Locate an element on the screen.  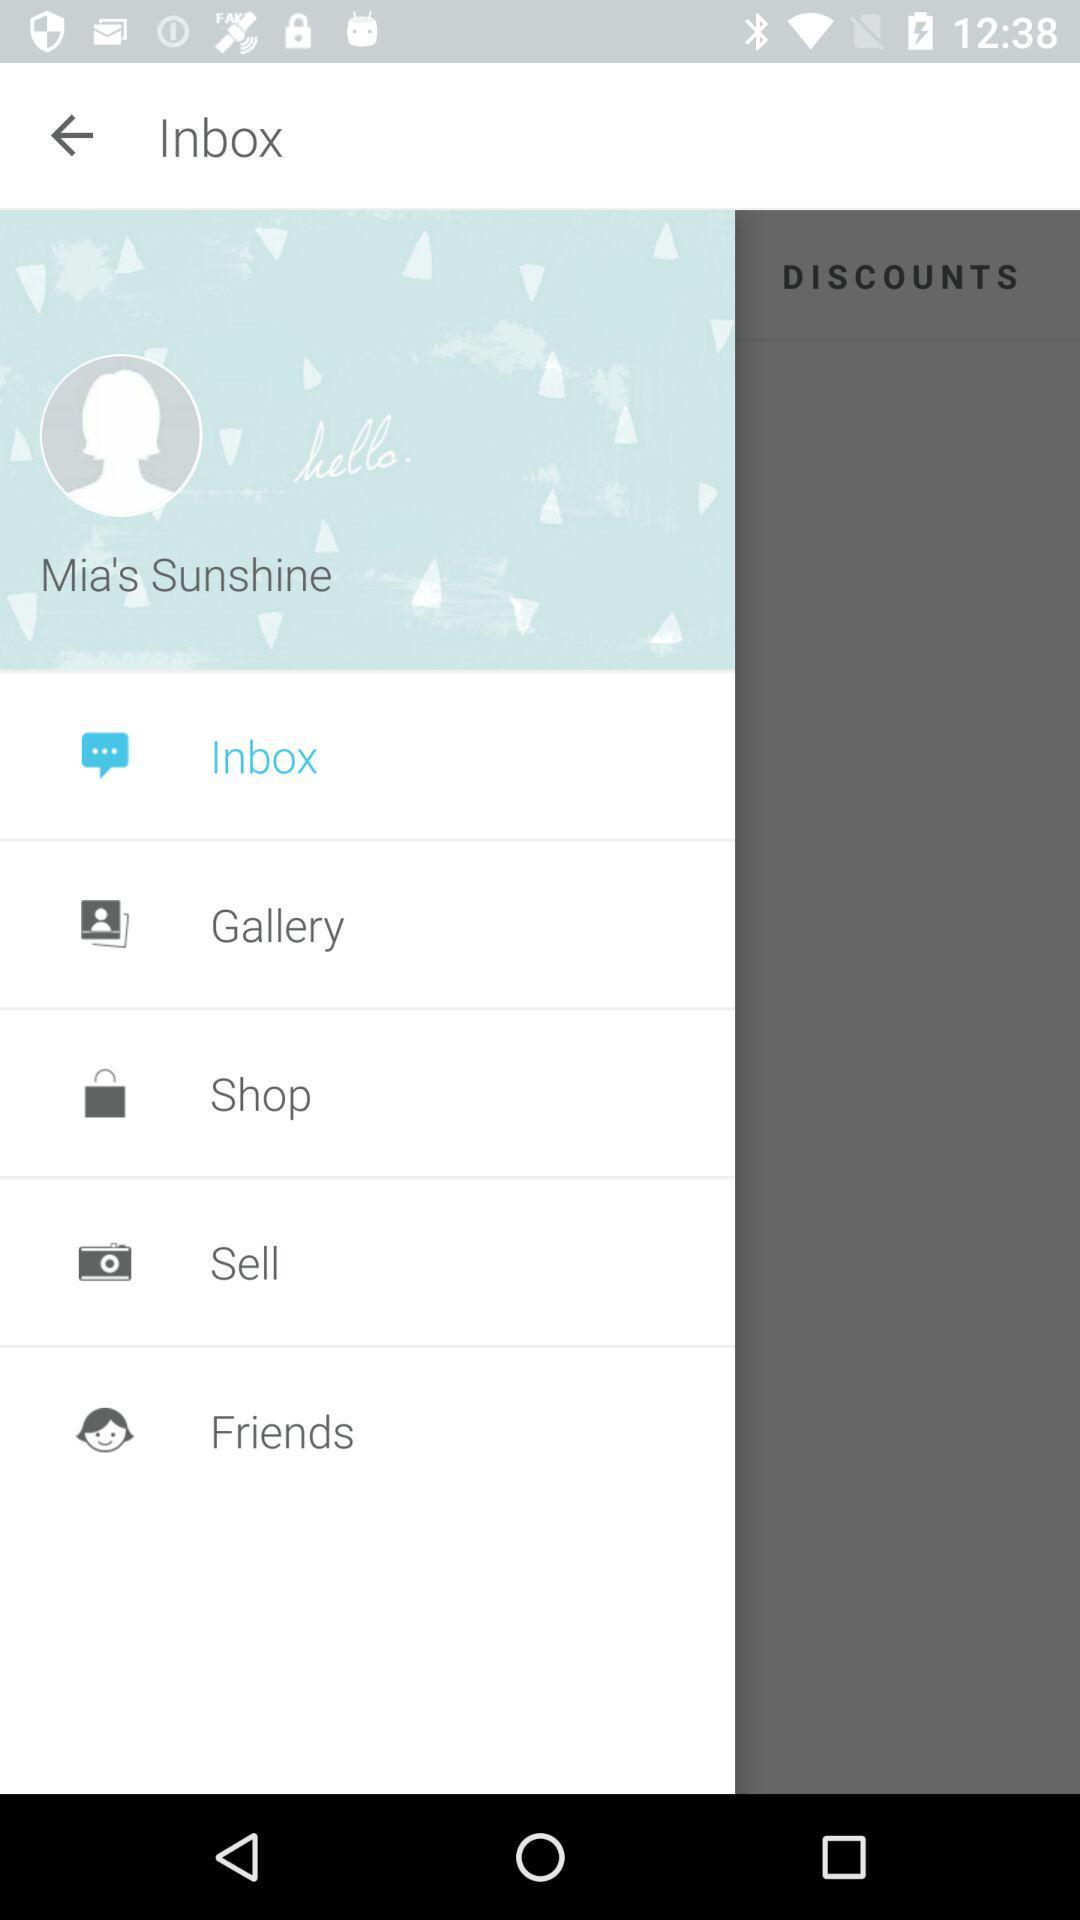
the item to the left of the inbox is located at coordinates (72, 135).